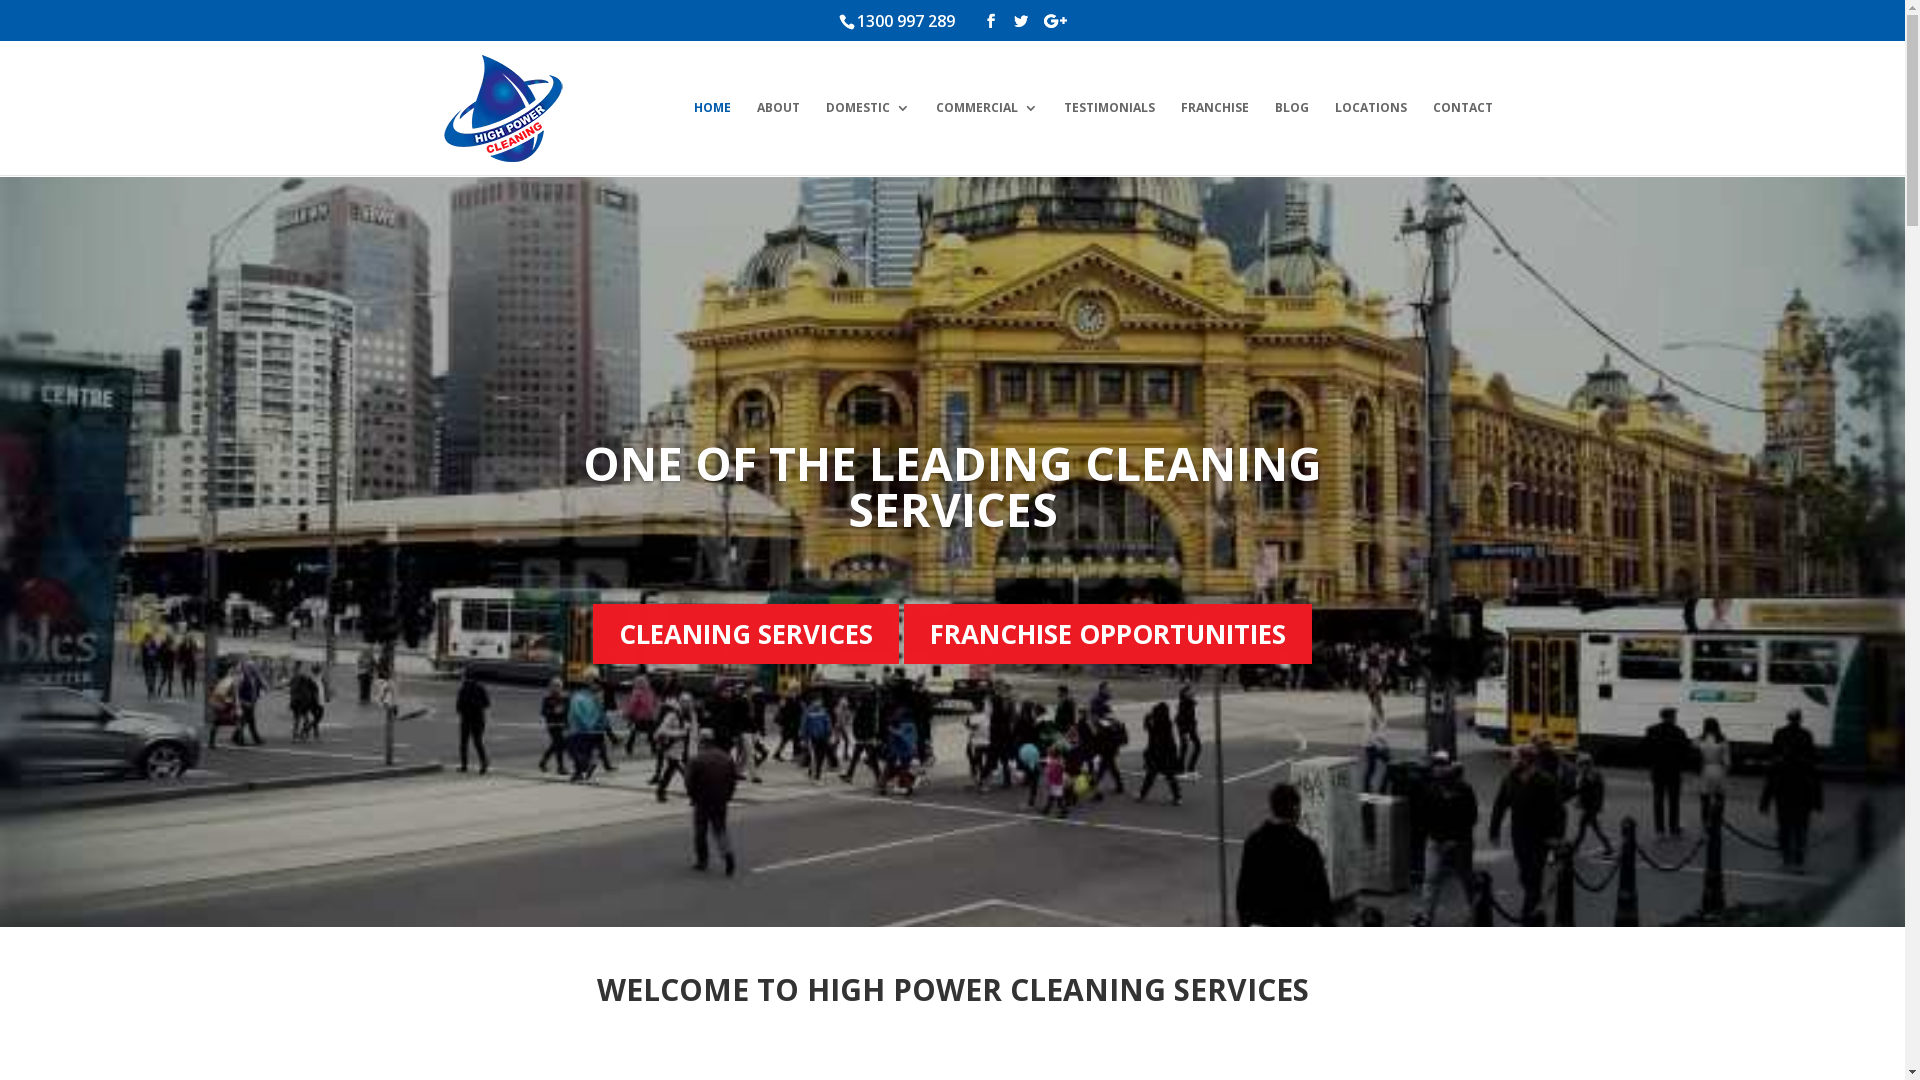 Image resolution: width=1920 pixels, height=1080 pixels. Describe the element at coordinates (1368, 137) in the screenshot. I see `'LOCATIONS'` at that location.